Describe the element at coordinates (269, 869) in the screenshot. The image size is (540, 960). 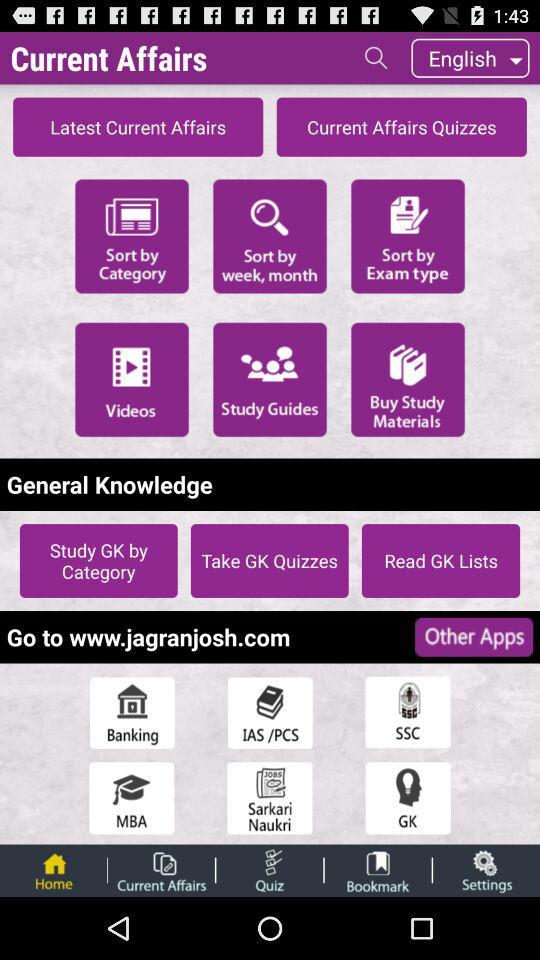
I see `take a quiz` at that location.